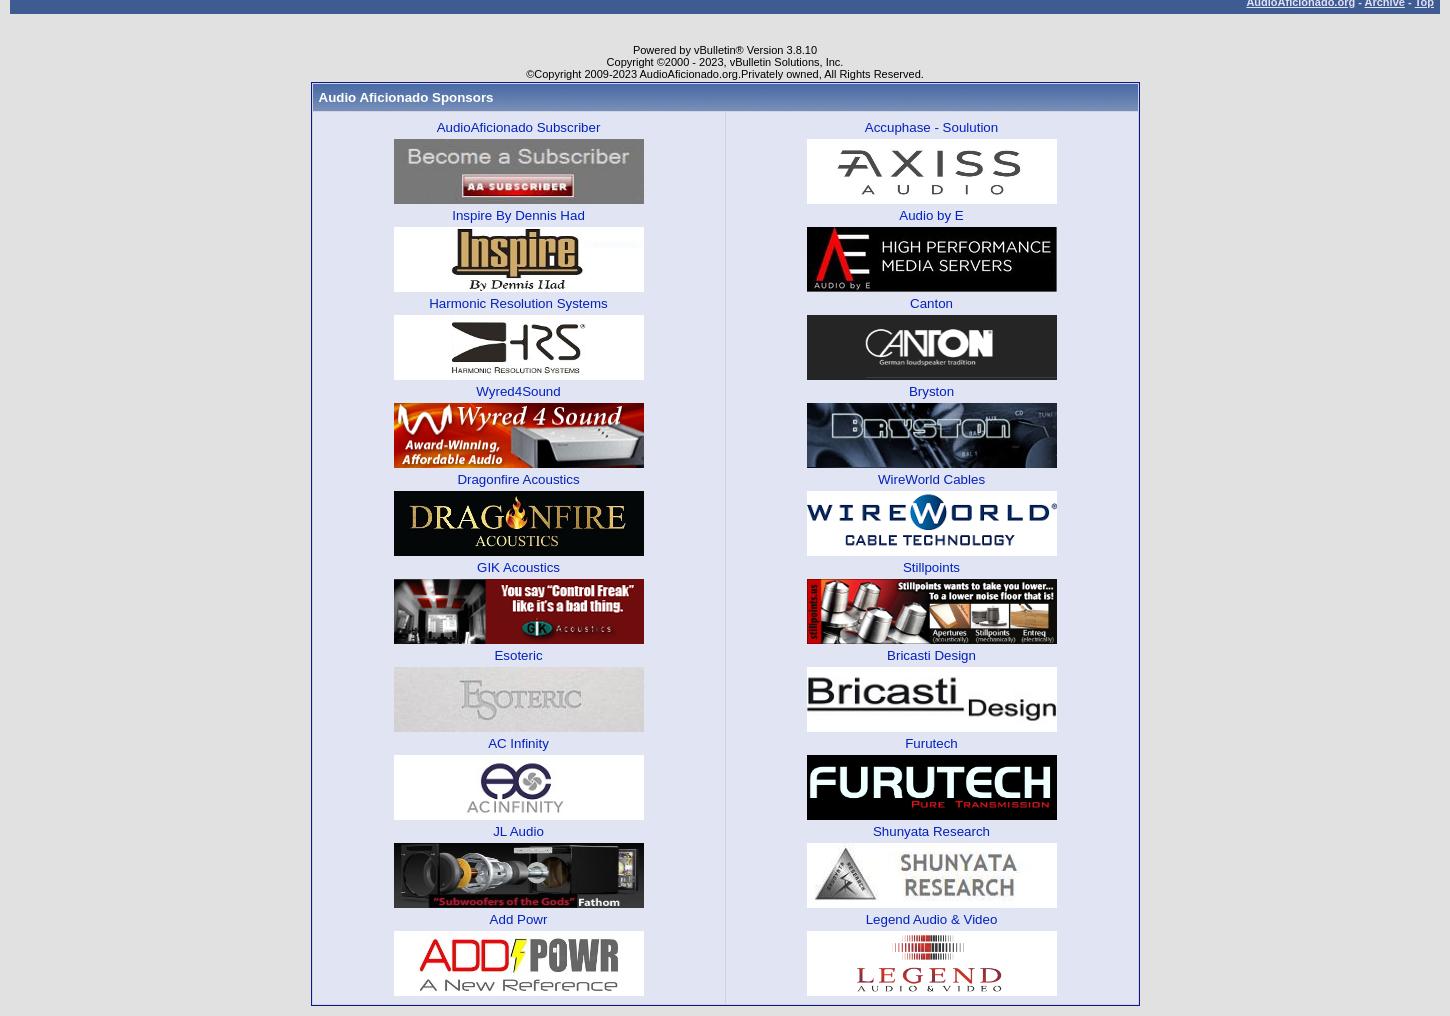  What do you see at coordinates (930, 653) in the screenshot?
I see `'Bricasti Design'` at bounding box center [930, 653].